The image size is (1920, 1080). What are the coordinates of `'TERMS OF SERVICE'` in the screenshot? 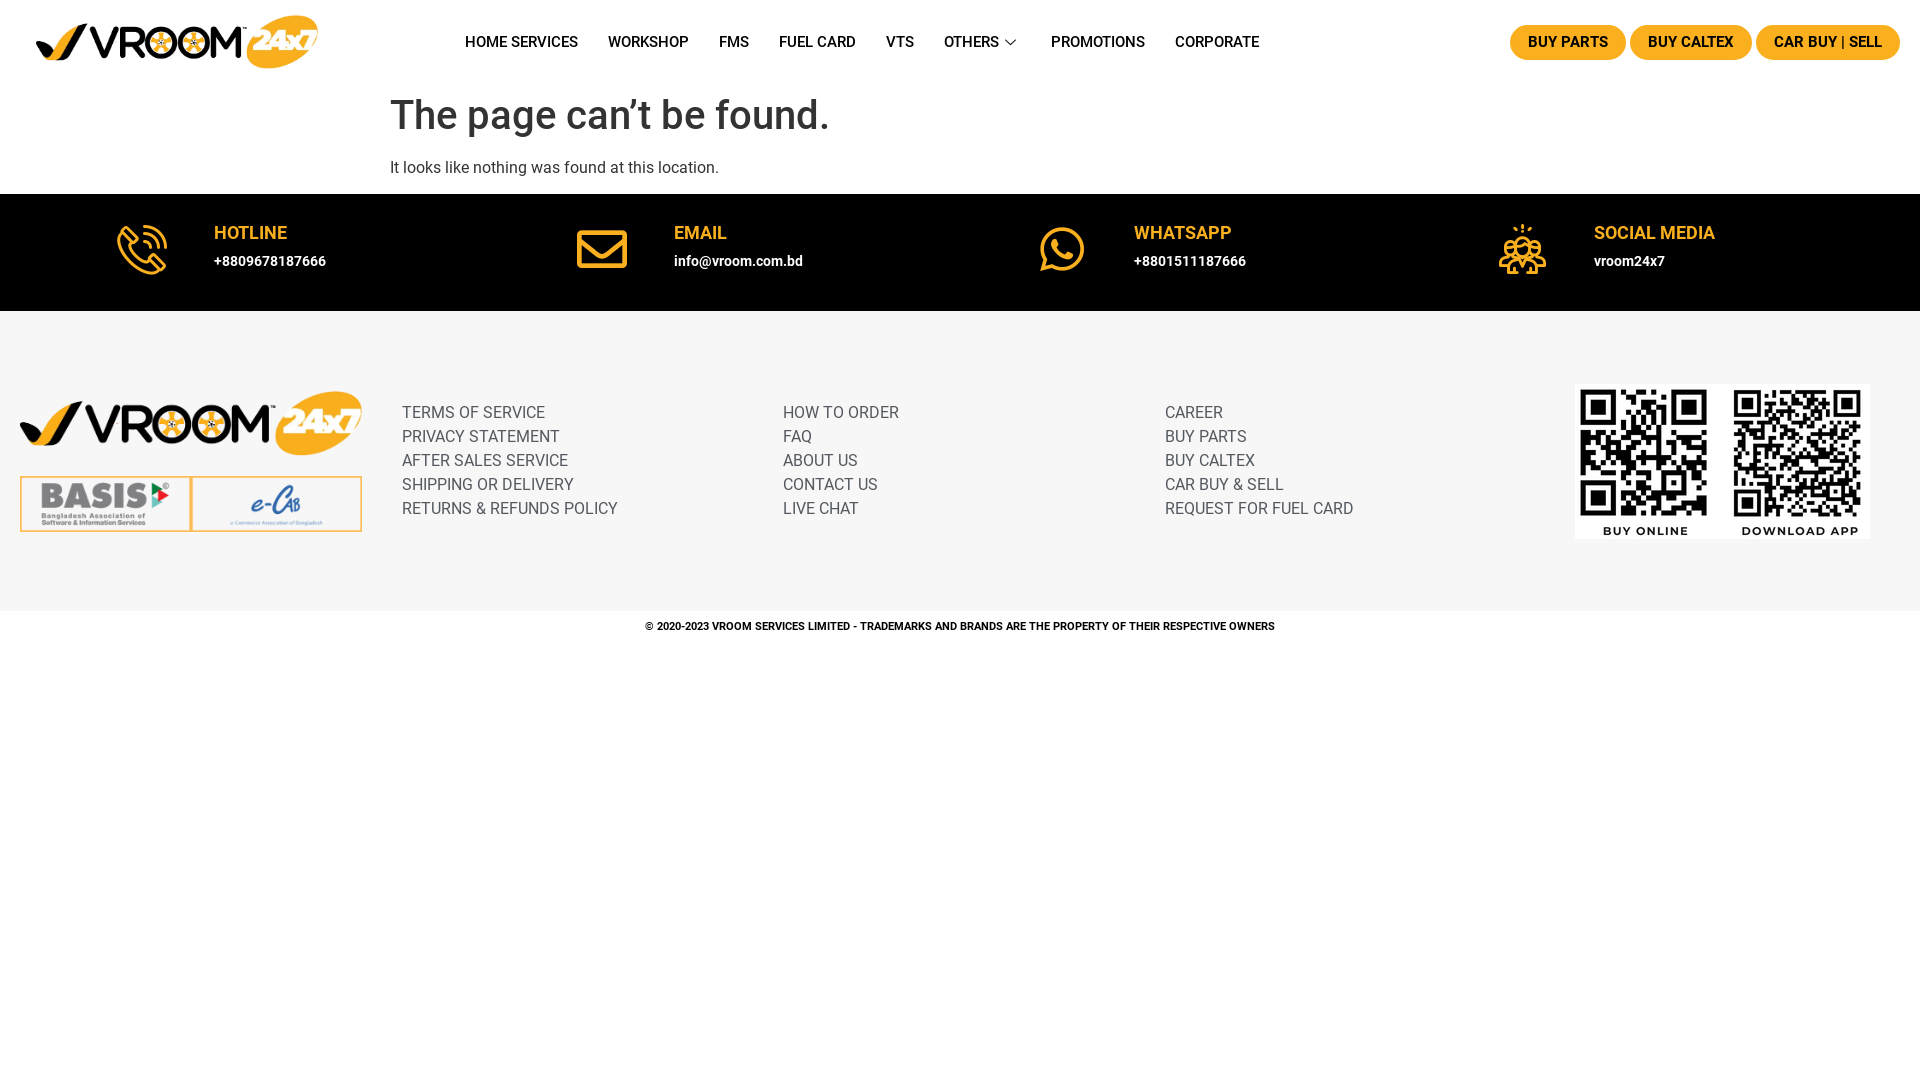 It's located at (401, 411).